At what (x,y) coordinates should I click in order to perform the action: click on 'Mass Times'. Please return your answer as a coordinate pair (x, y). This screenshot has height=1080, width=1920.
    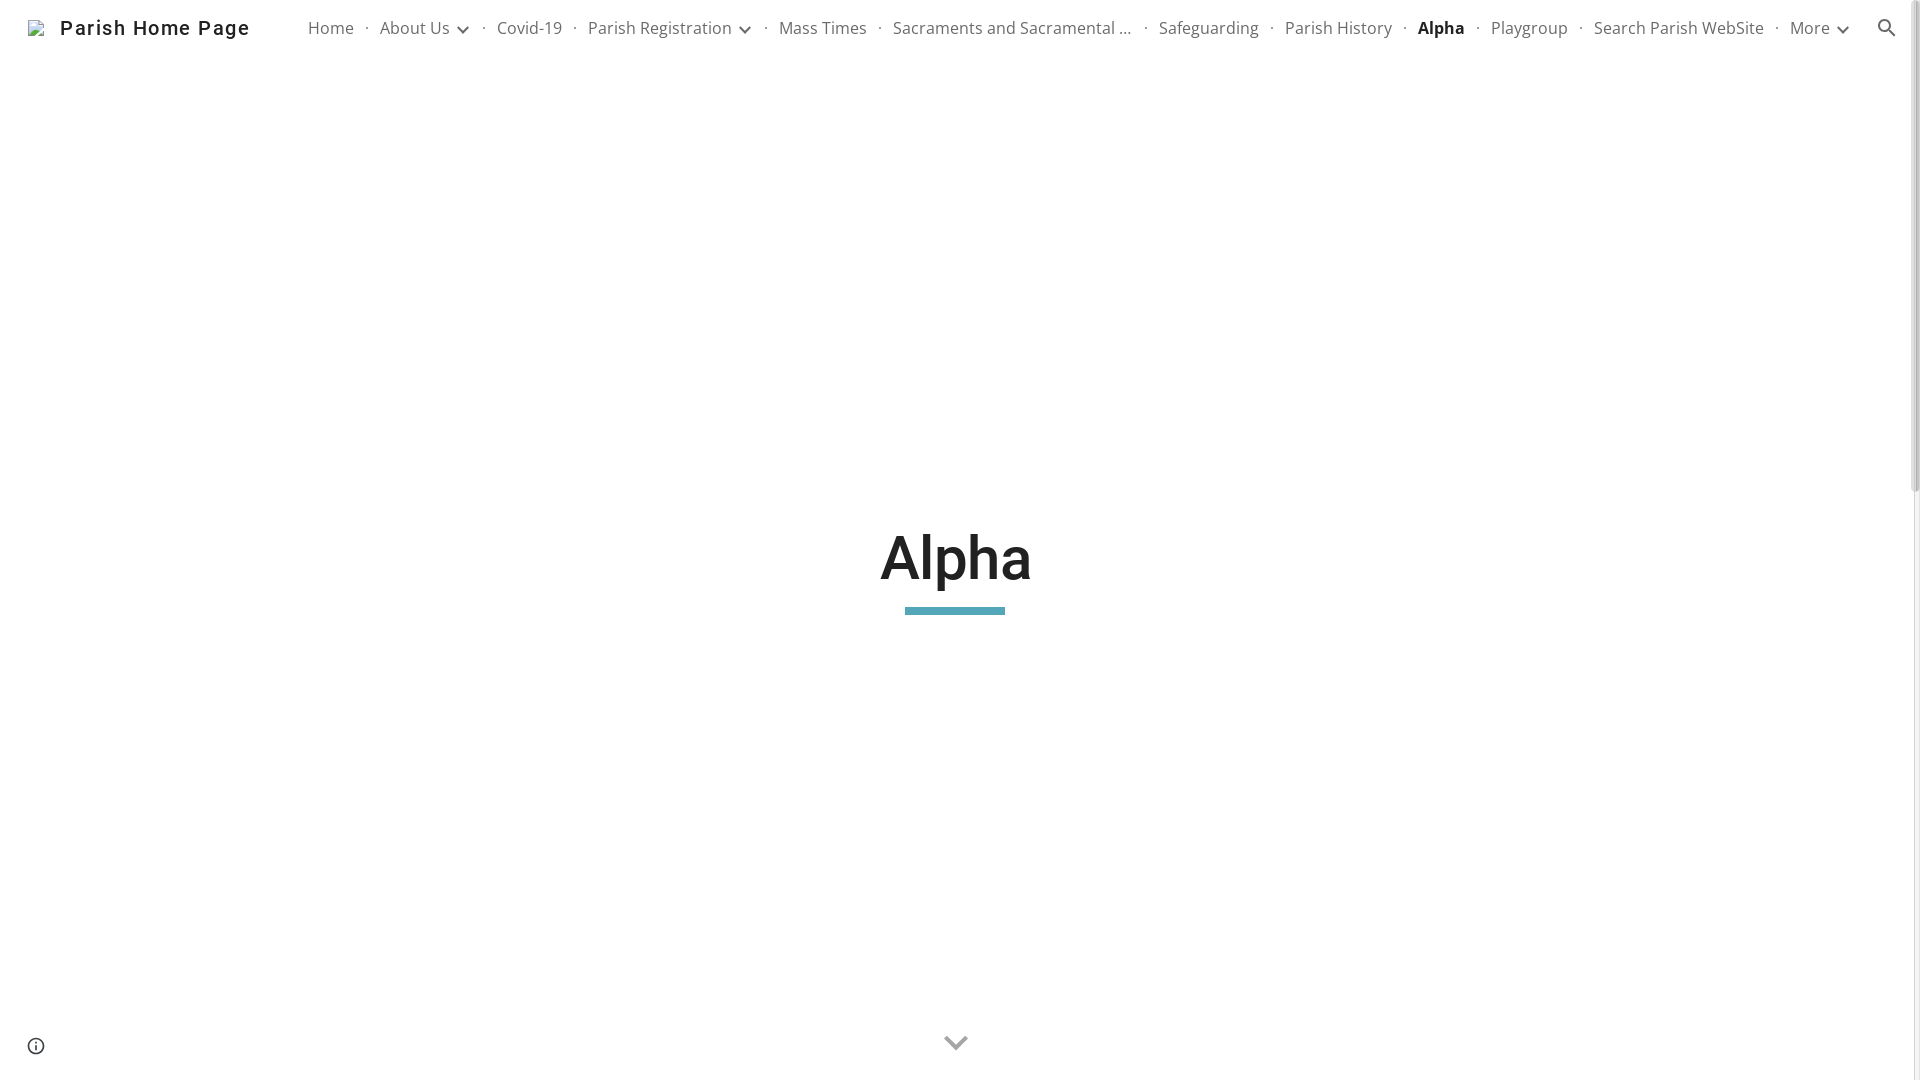
    Looking at the image, I should click on (777, 27).